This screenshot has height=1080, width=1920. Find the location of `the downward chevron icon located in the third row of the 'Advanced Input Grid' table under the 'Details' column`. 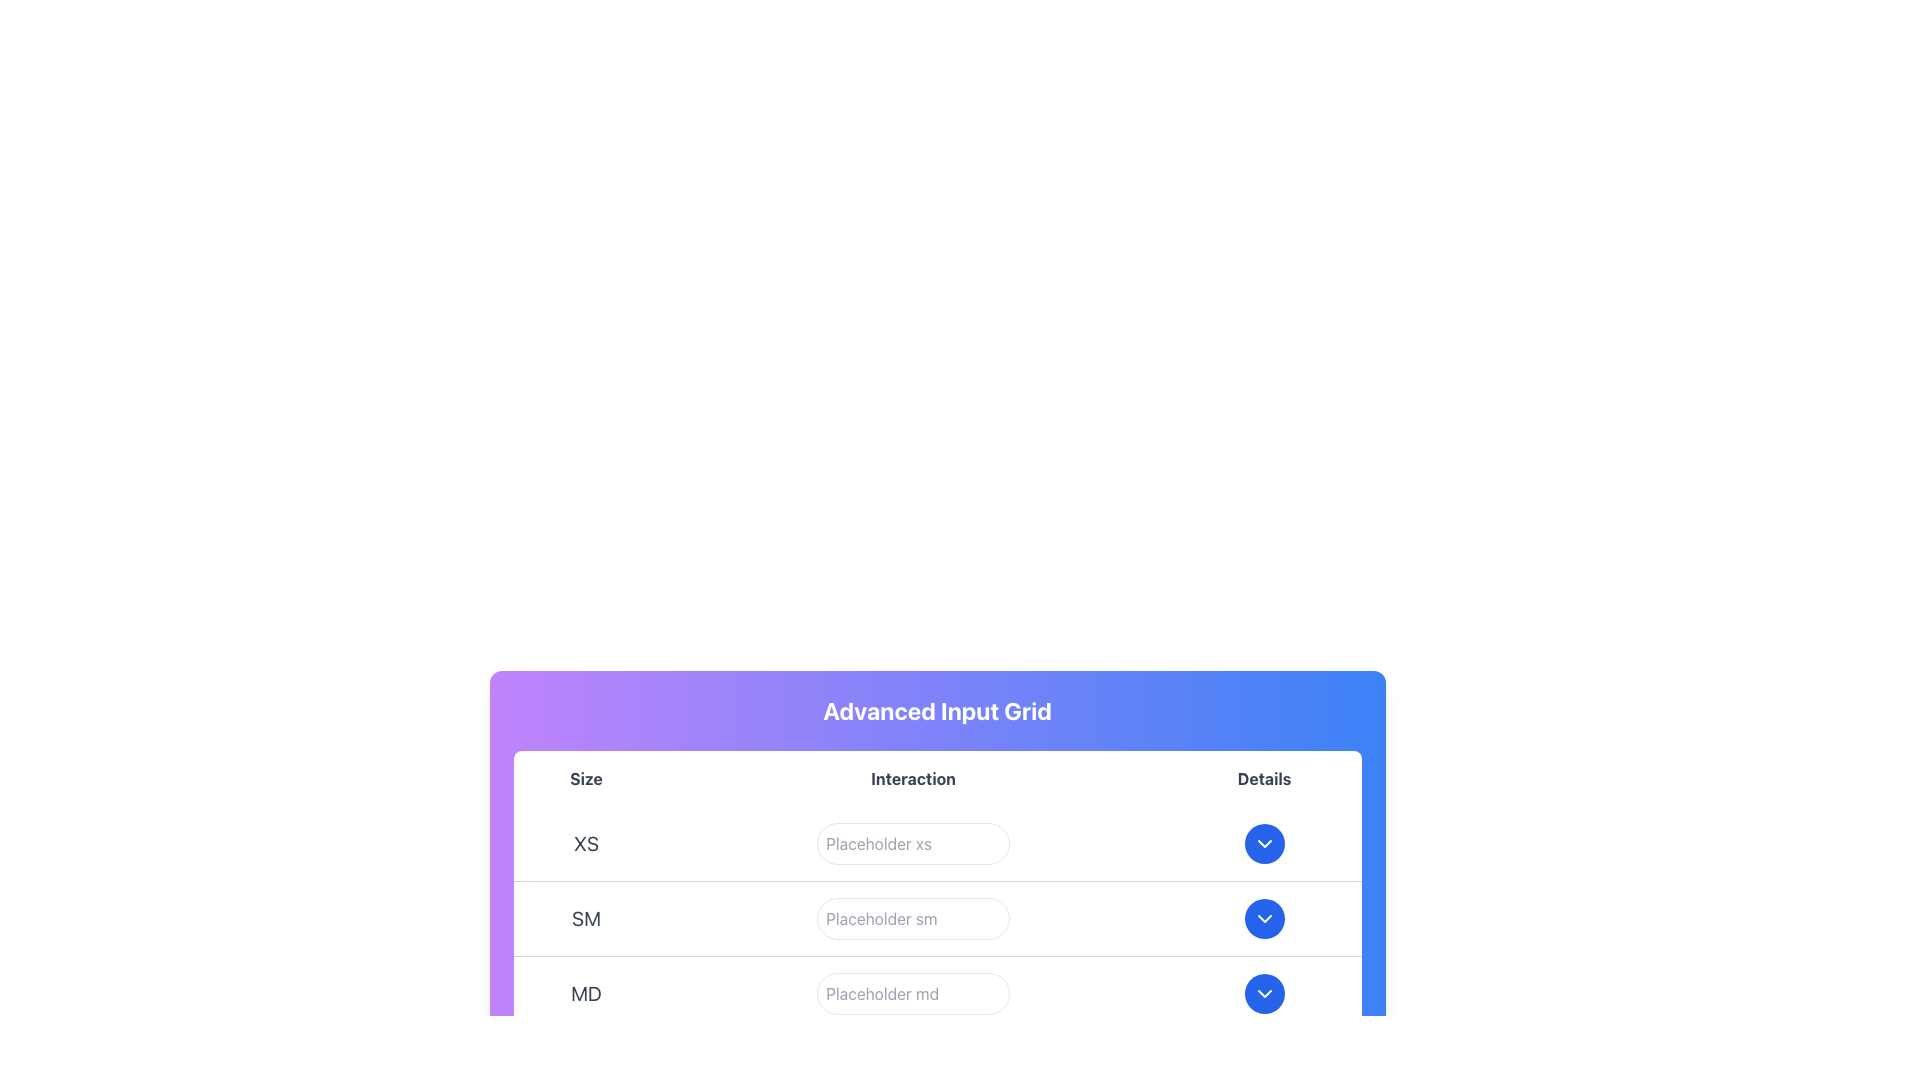

the downward chevron icon located in the third row of the 'Advanced Input Grid' table under the 'Details' column is located at coordinates (1263, 994).